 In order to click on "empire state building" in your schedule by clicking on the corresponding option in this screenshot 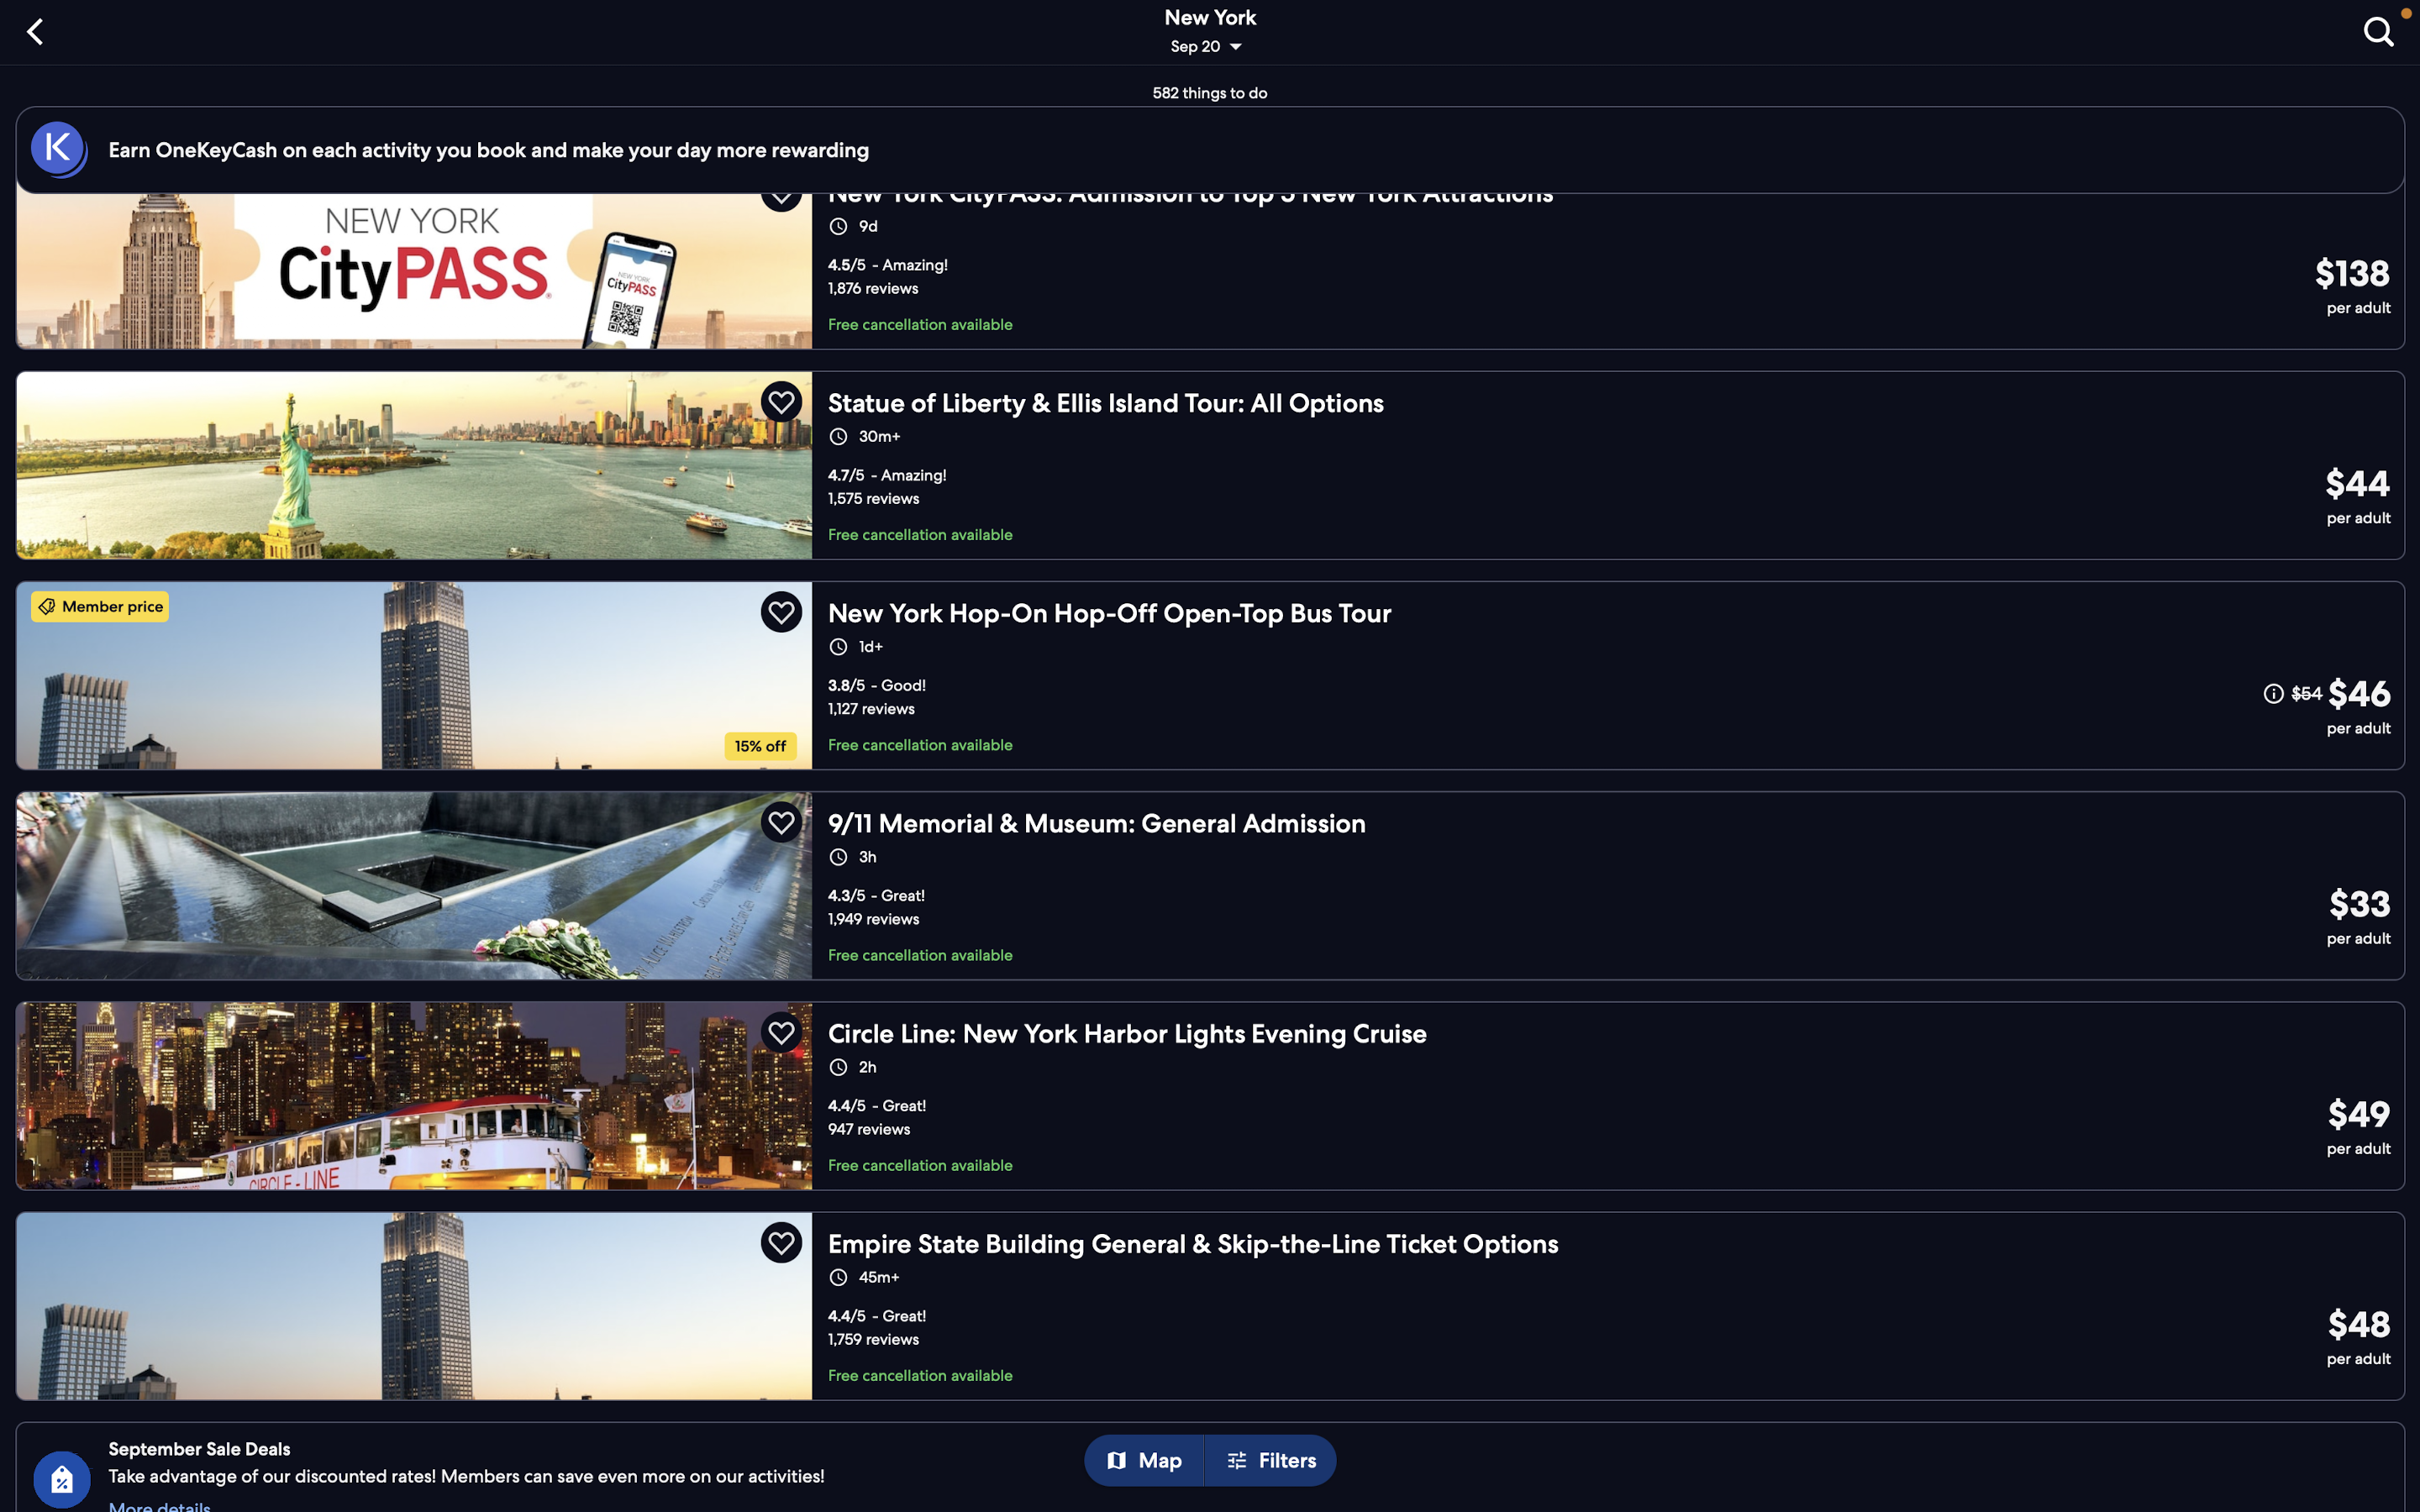, I will do `click(1217, 1300)`.